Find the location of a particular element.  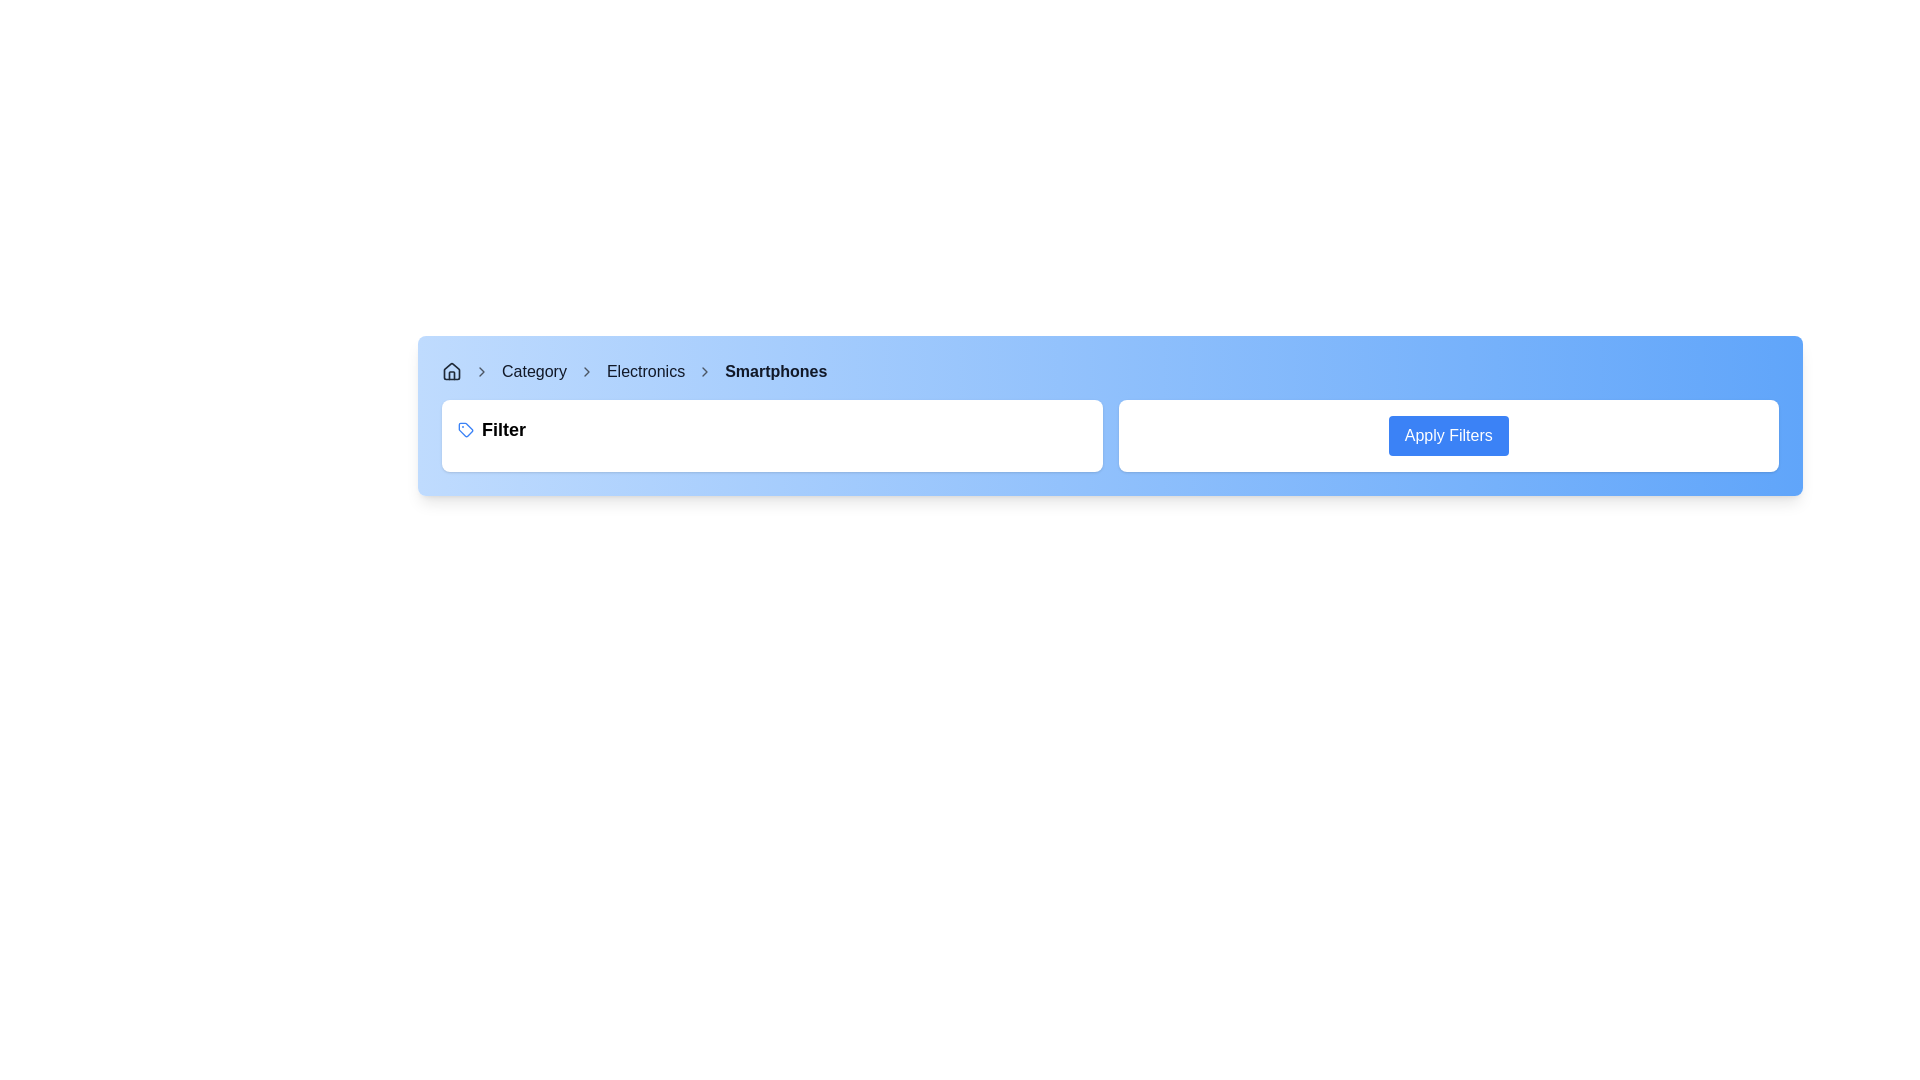

the navigation icon located between the 'Electronics' and 'Smartphones' text links in the breadcrumb navigation bar is located at coordinates (705, 371).